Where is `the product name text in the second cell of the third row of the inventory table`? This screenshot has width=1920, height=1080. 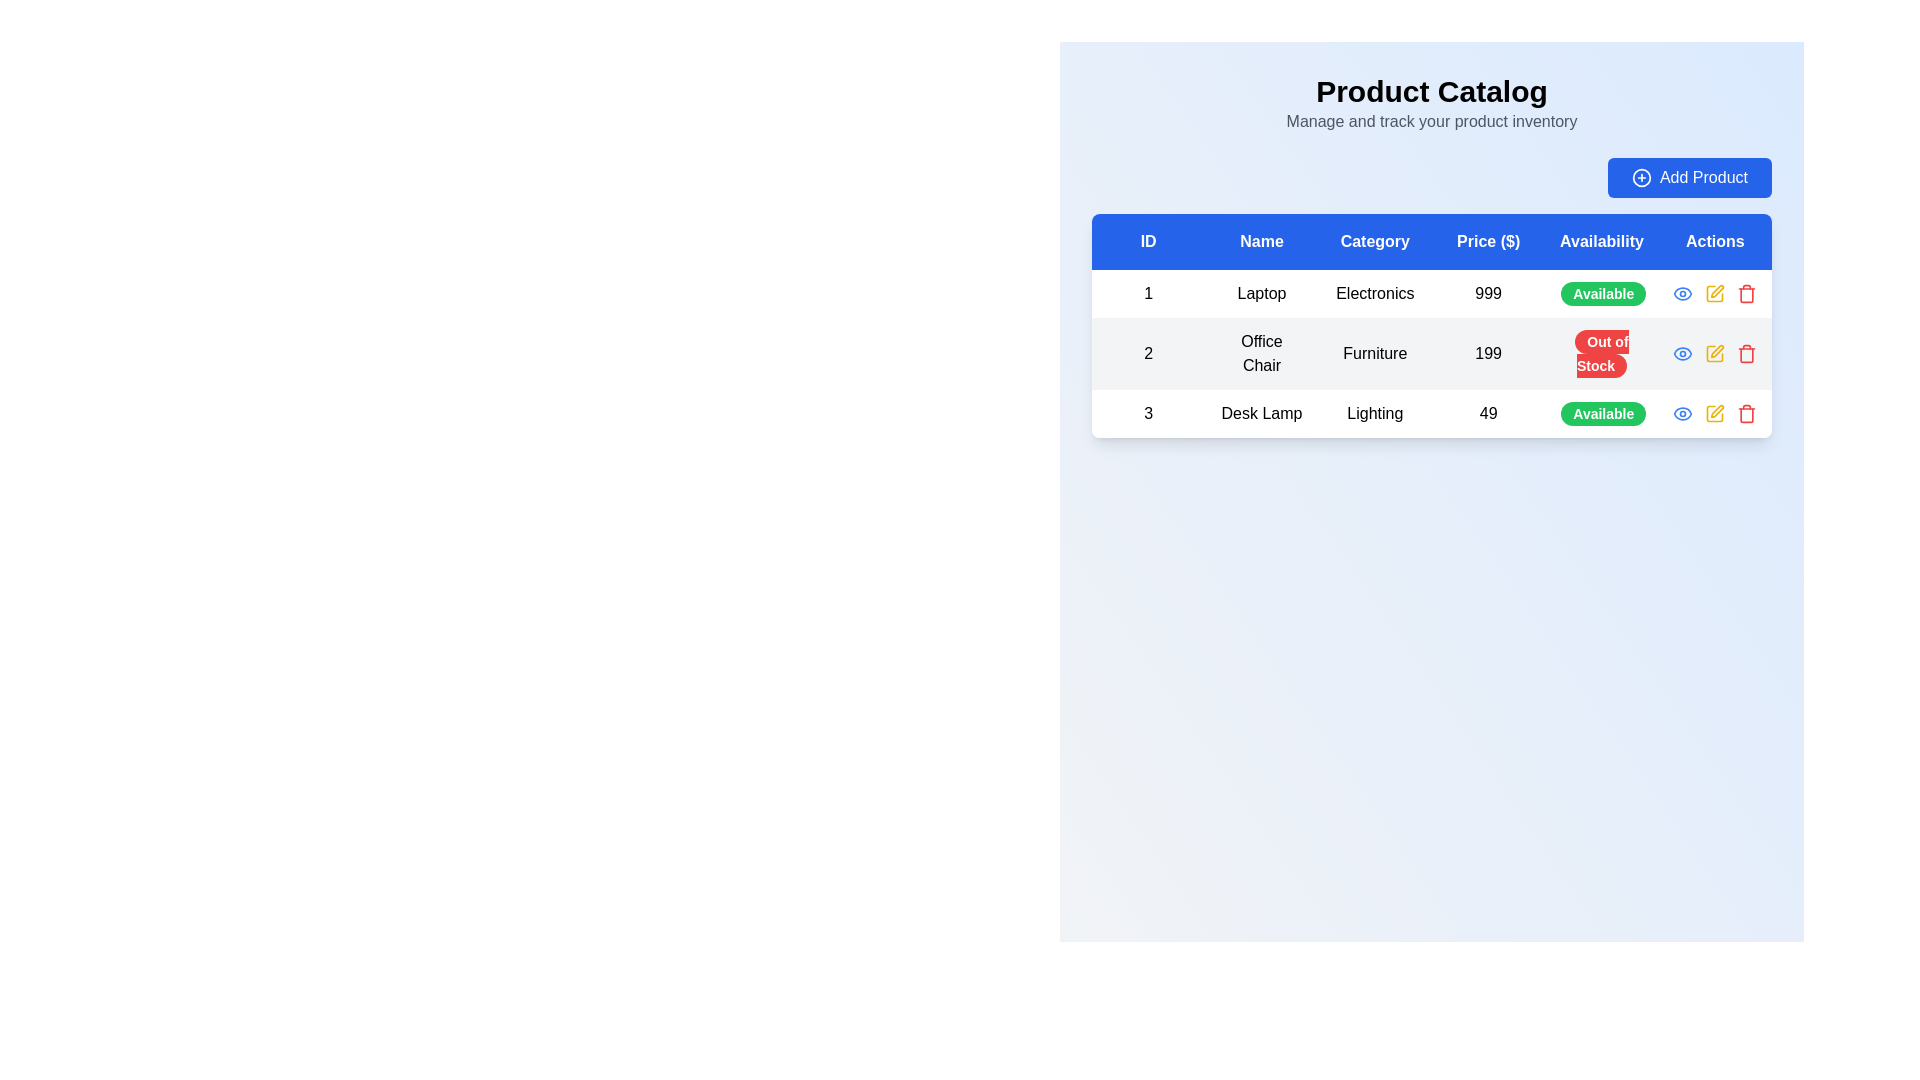 the product name text in the second cell of the third row of the inventory table is located at coordinates (1261, 412).